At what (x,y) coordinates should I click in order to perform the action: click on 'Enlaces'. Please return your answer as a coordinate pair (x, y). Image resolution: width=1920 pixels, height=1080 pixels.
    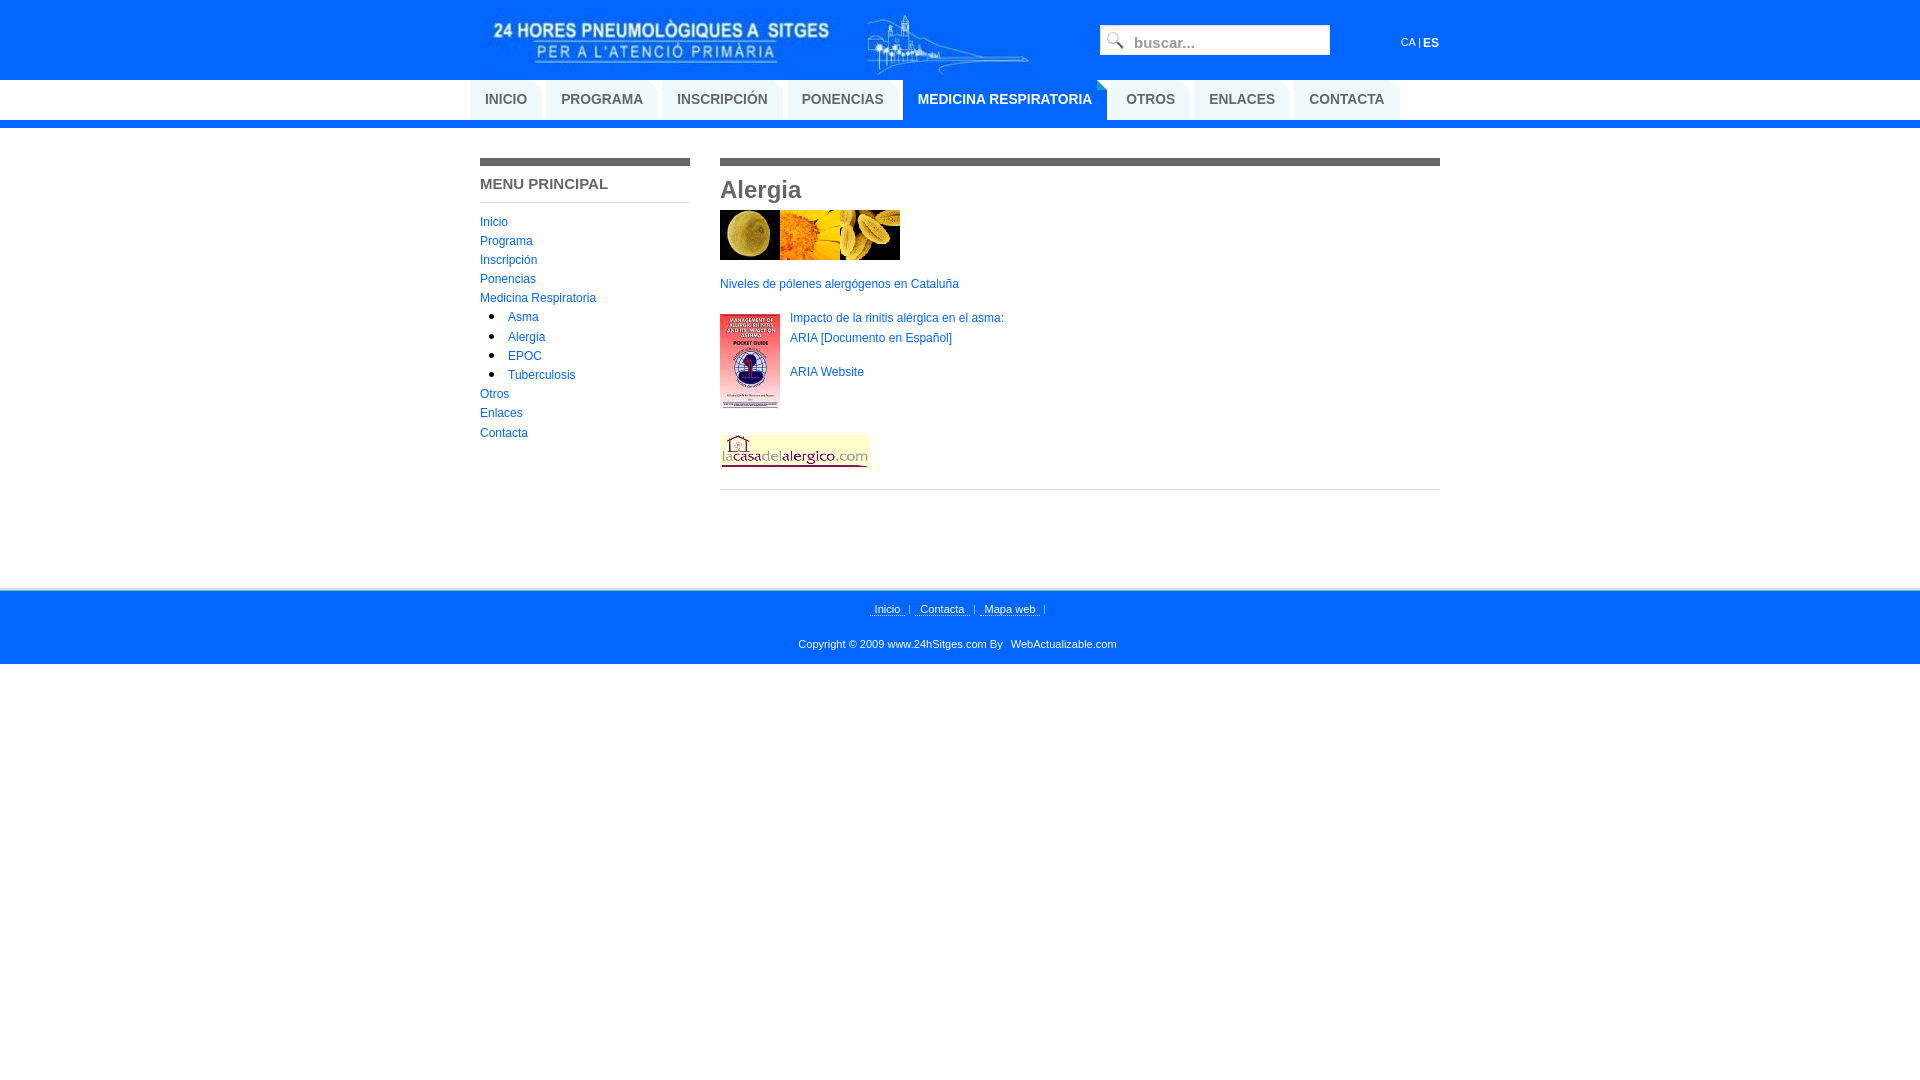
    Looking at the image, I should click on (501, 411).